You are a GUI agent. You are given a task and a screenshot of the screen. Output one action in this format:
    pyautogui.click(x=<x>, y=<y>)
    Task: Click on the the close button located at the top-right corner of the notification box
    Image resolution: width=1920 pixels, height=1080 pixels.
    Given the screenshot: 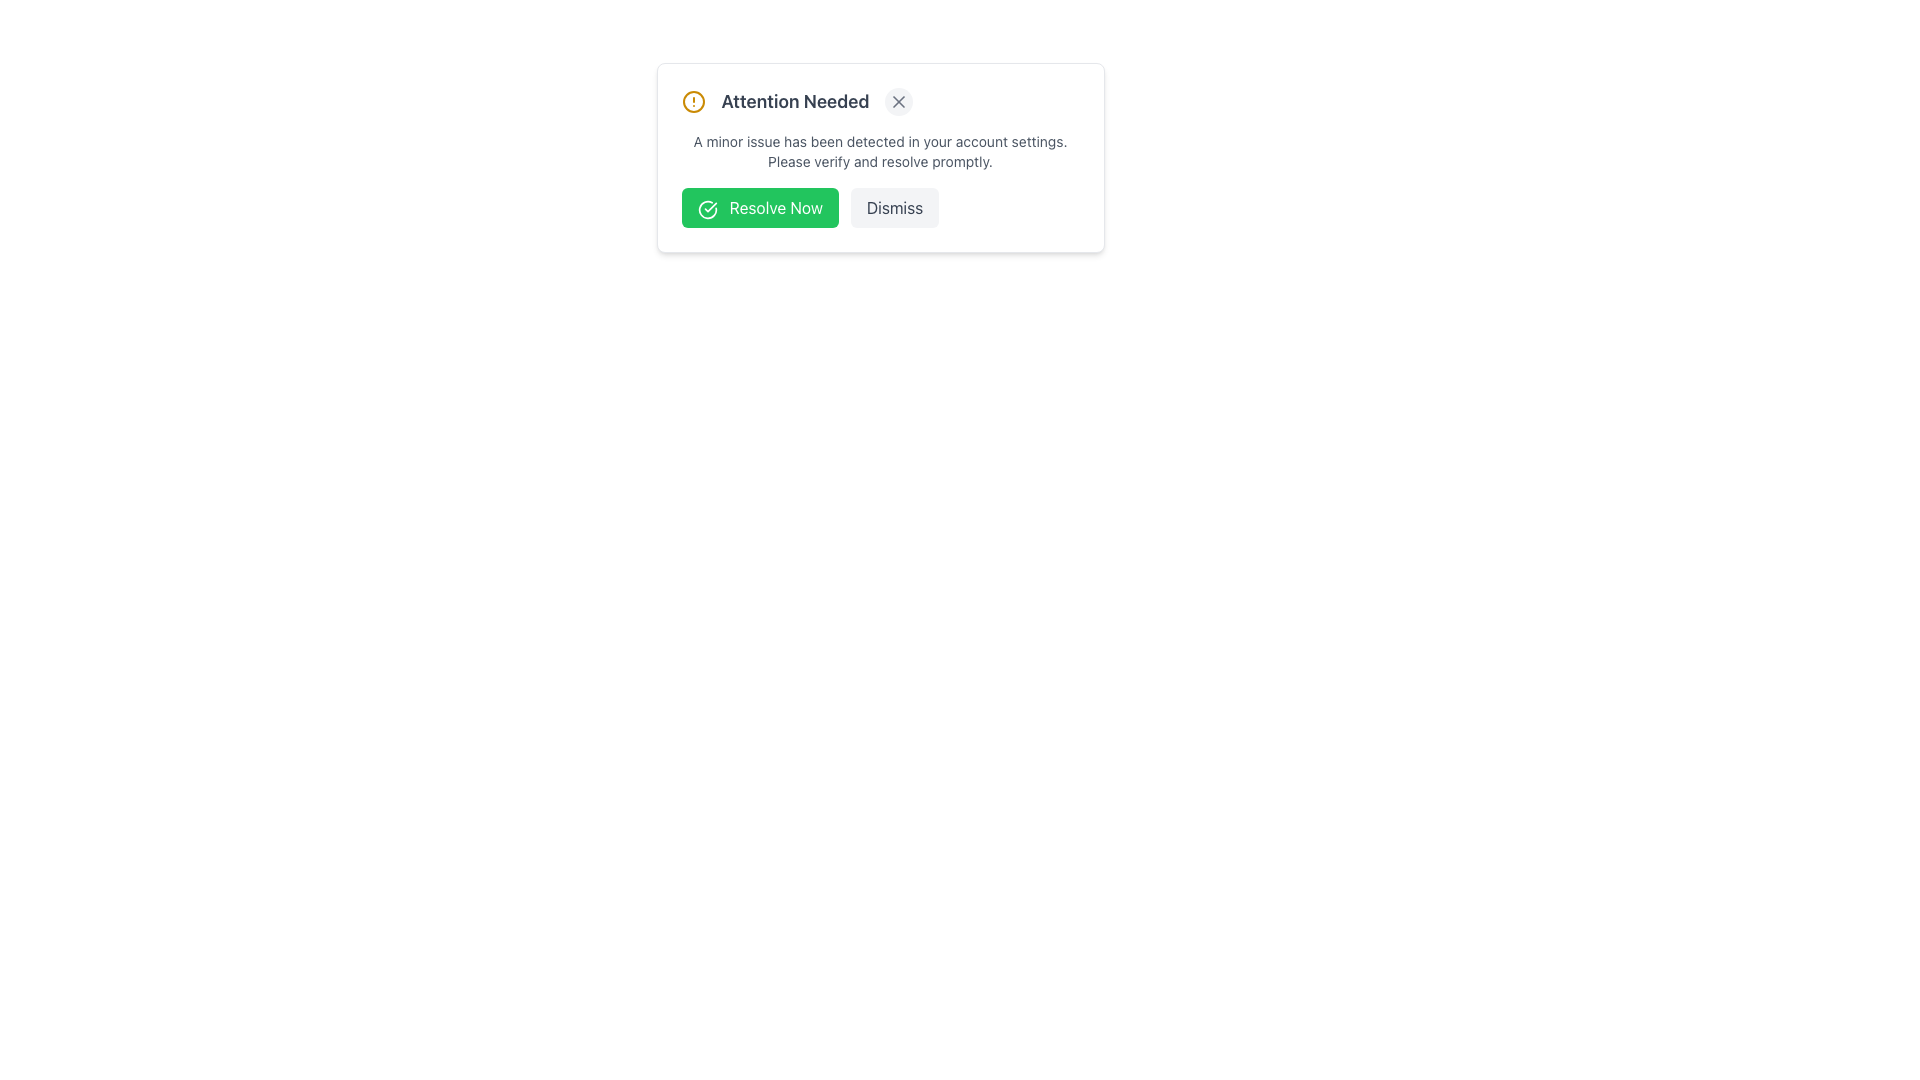 What is the action you would take?
    pyautogui.click(x=898, y=101)
    